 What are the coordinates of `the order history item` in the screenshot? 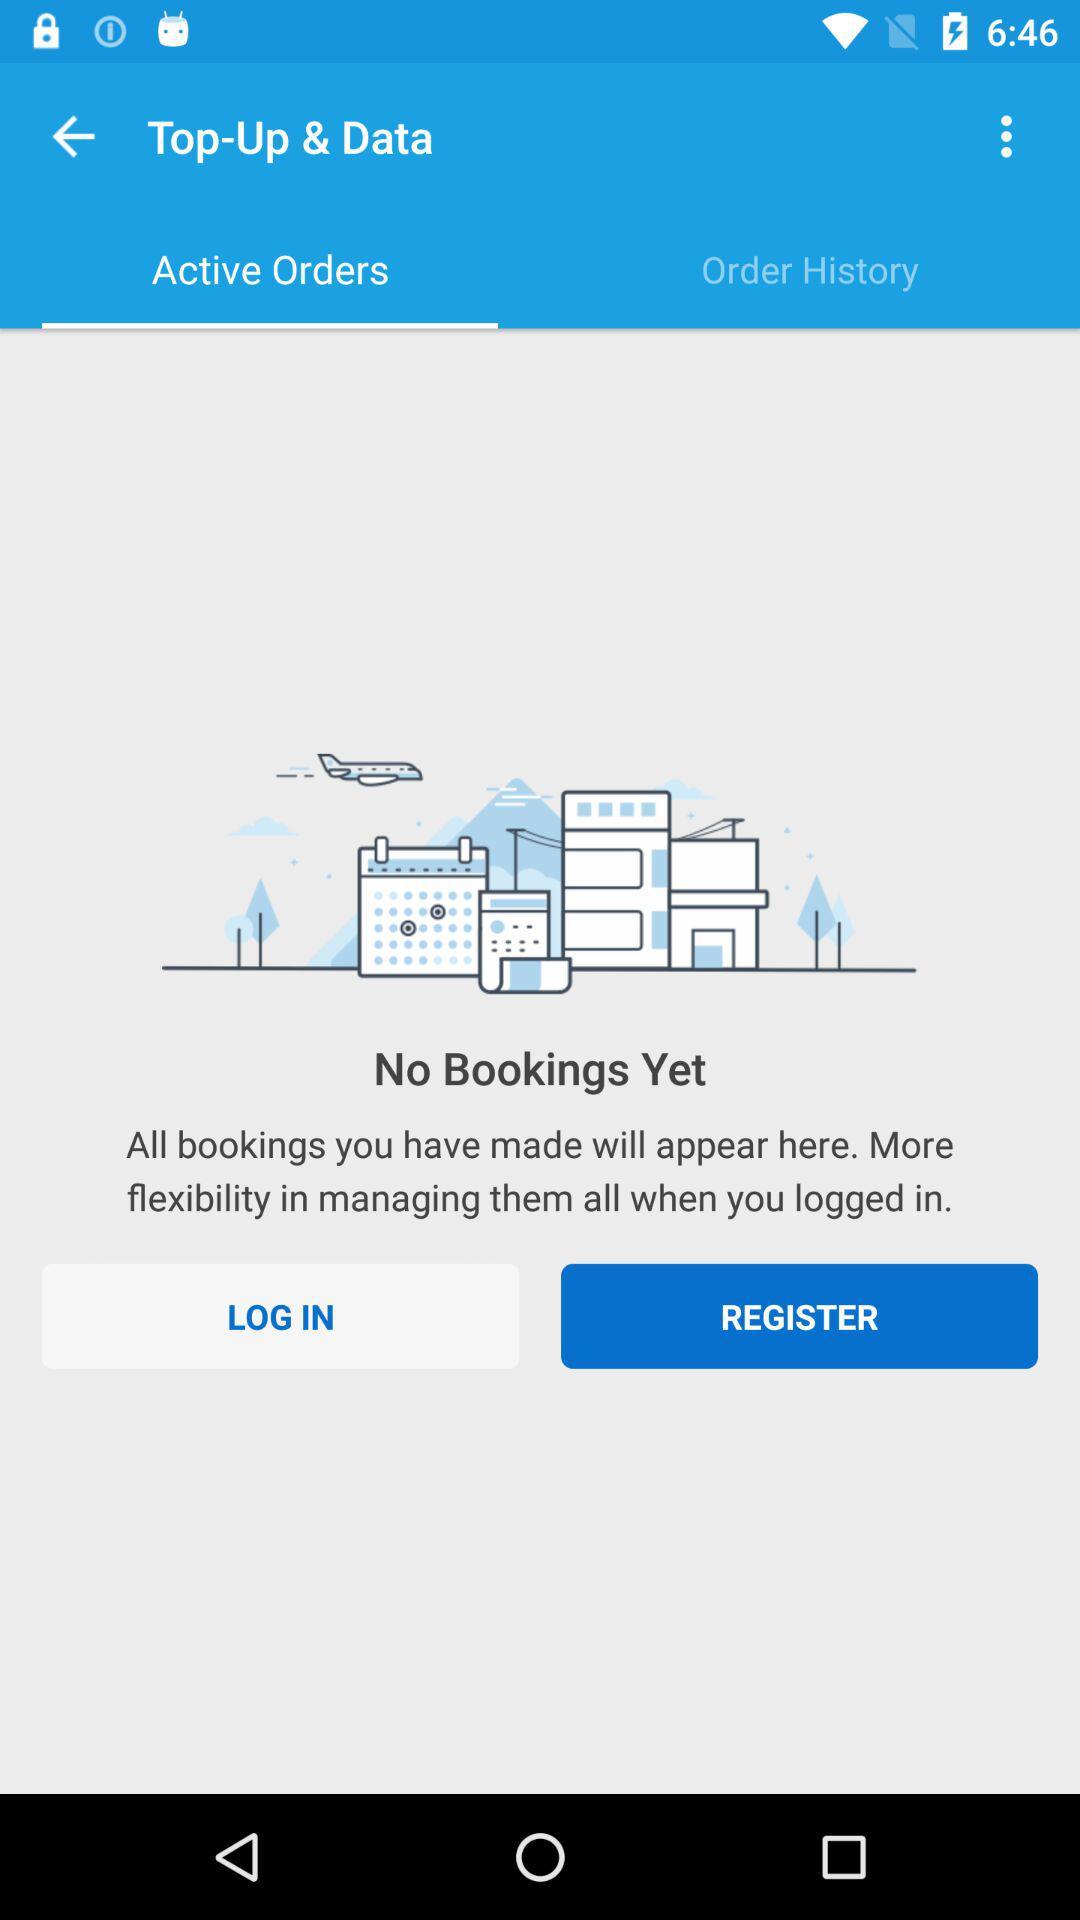 It's located at (810, 268).